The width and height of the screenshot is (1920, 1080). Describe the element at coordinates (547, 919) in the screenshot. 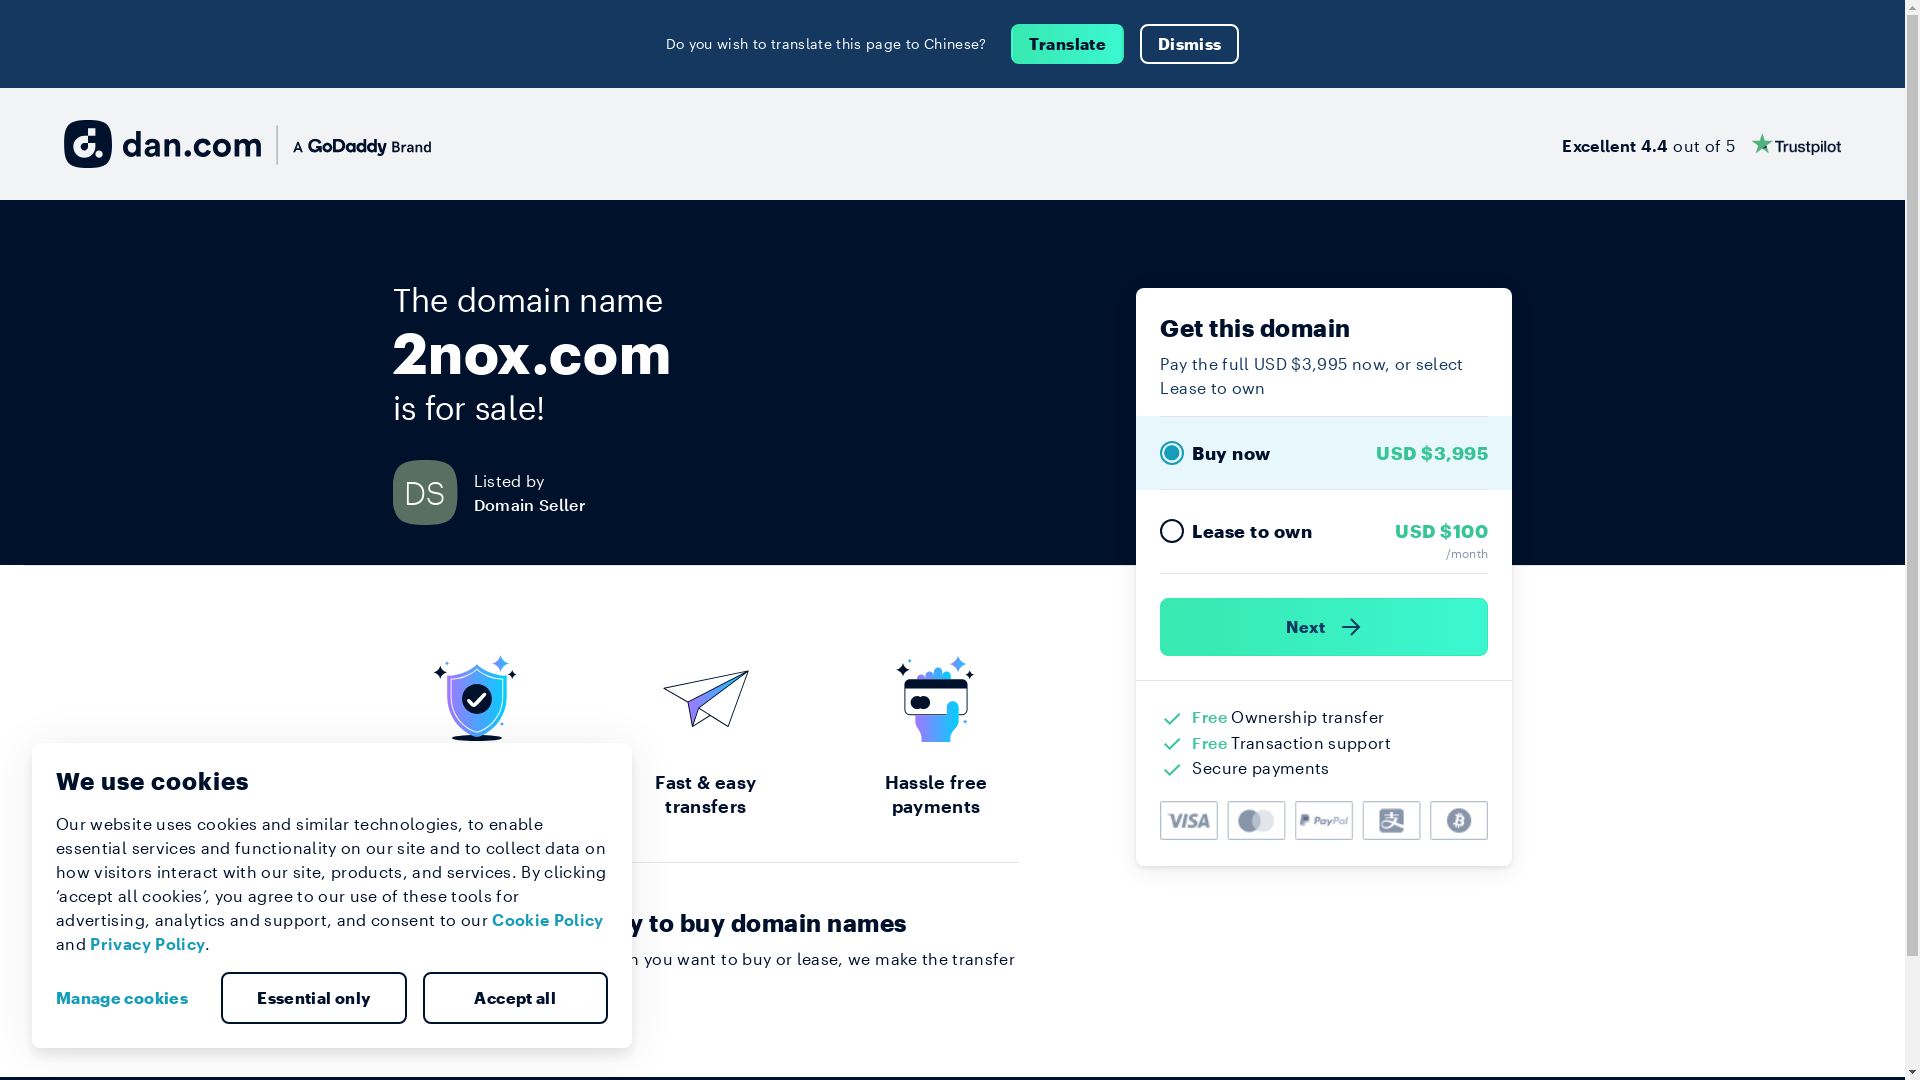

I see `'Cookie Policy'` at that location.